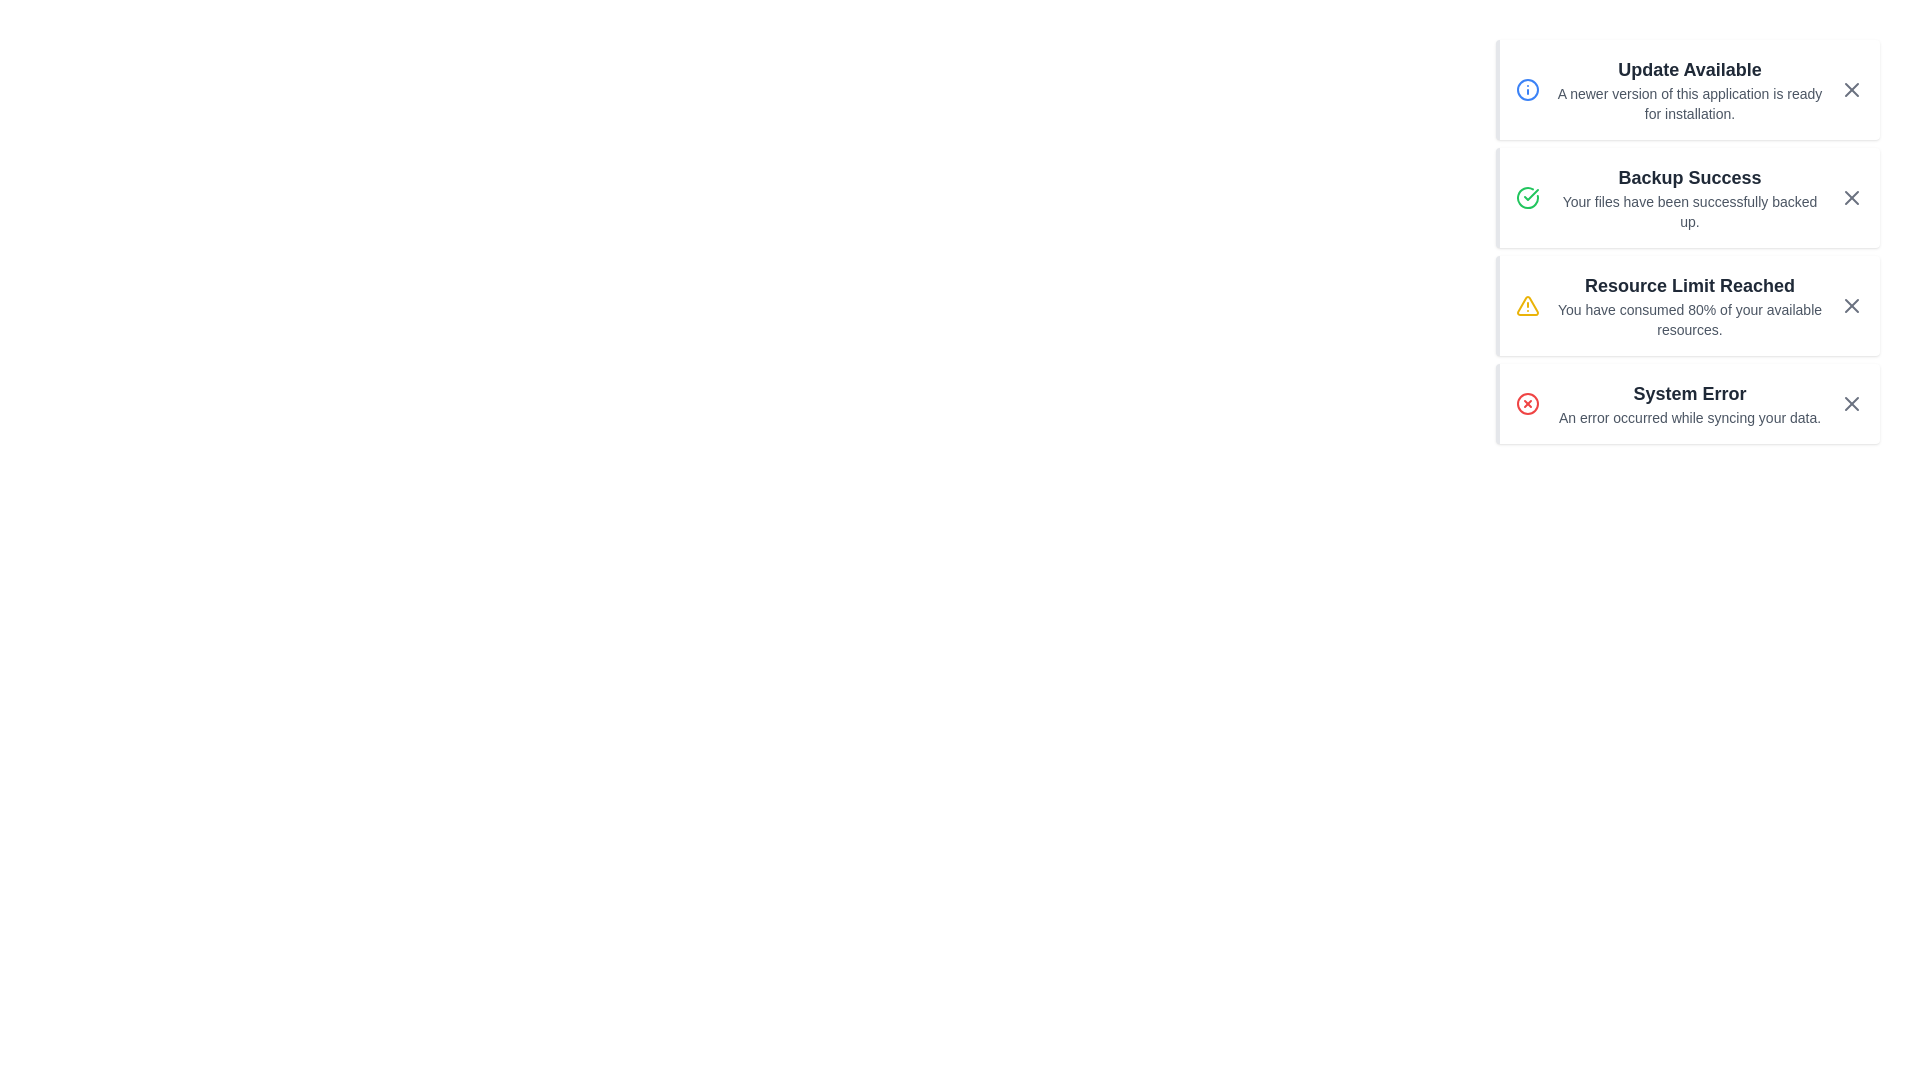 The width and height of the screenshot is (1920, 1080). Describe the element at coordinates (1688, 285) in the screenshot. I see `the text label 'Resource Limit Reached' which is part of the third notification card in a vertical list of notifications` at that location.